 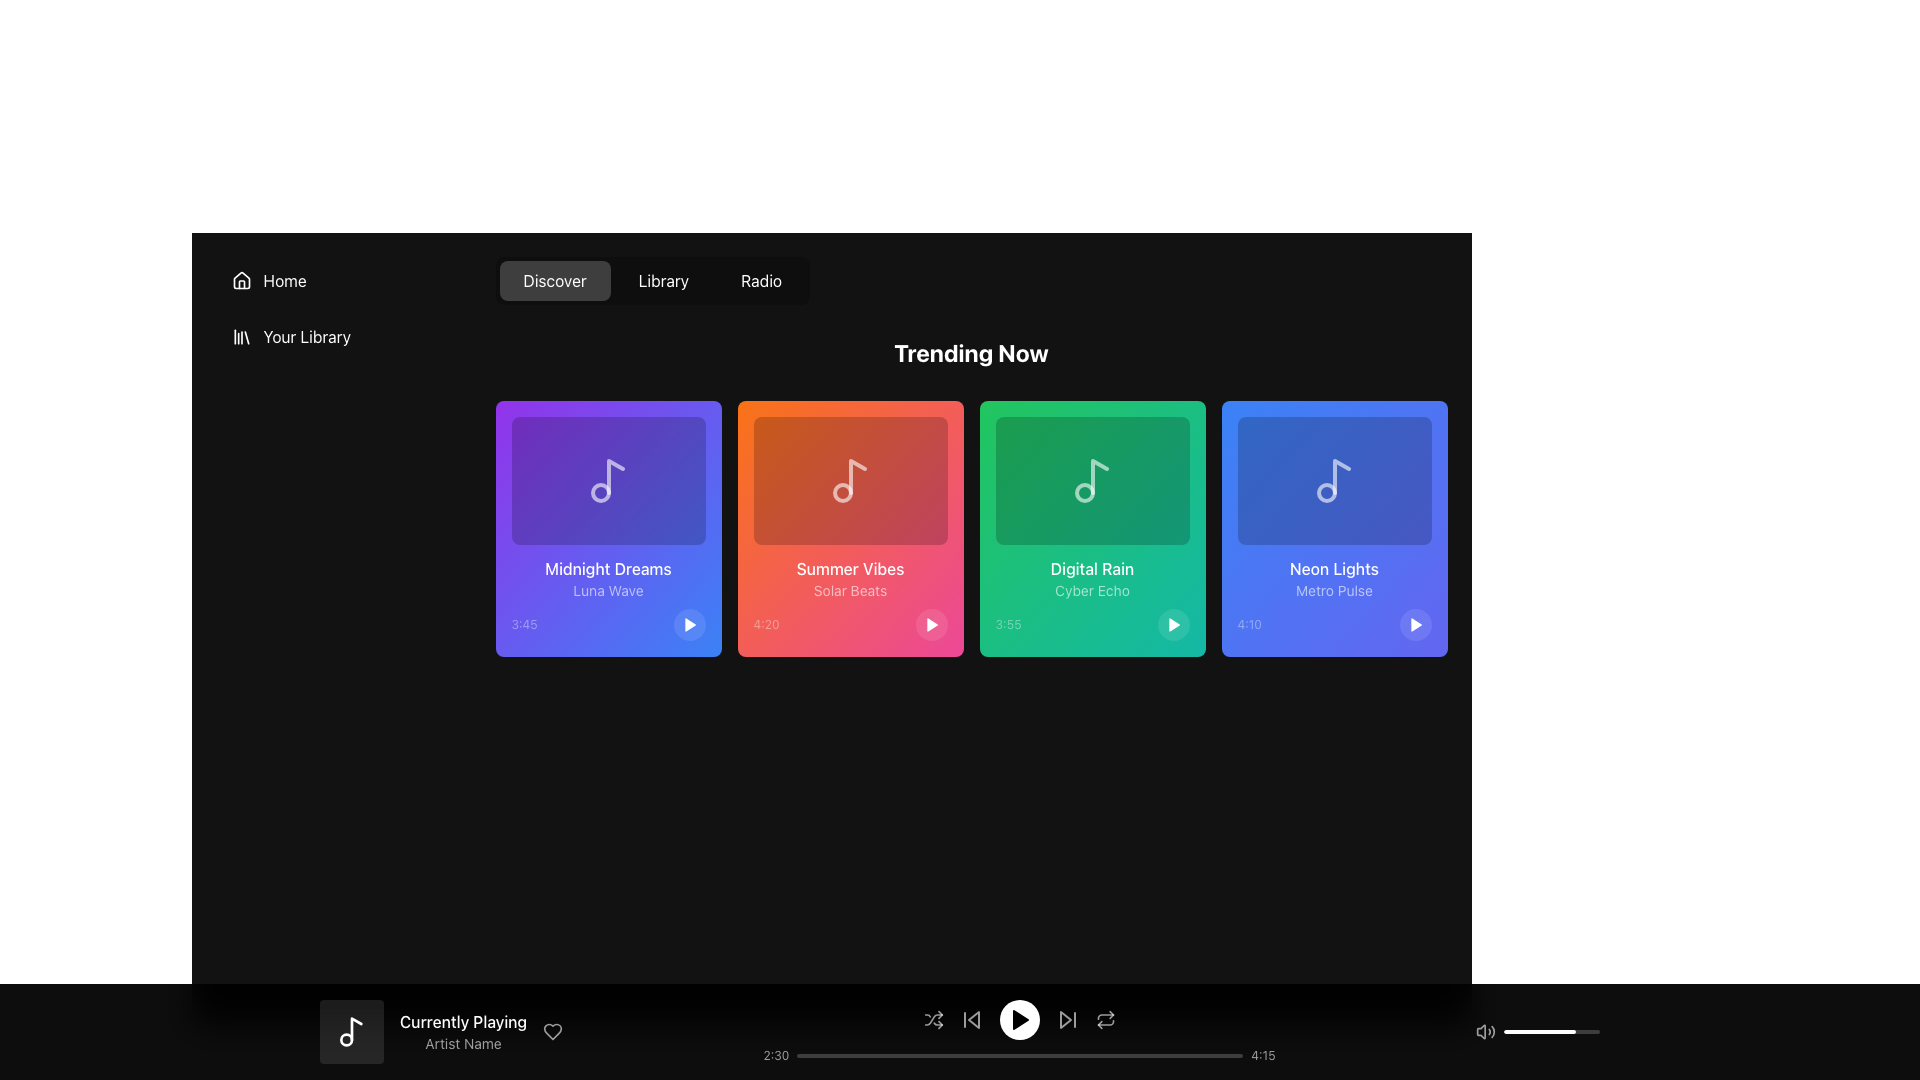 What do you see at coordinates (1536, 1032) in the screenshot?
I see `the slider value` at bounding box center [1536, 1032].